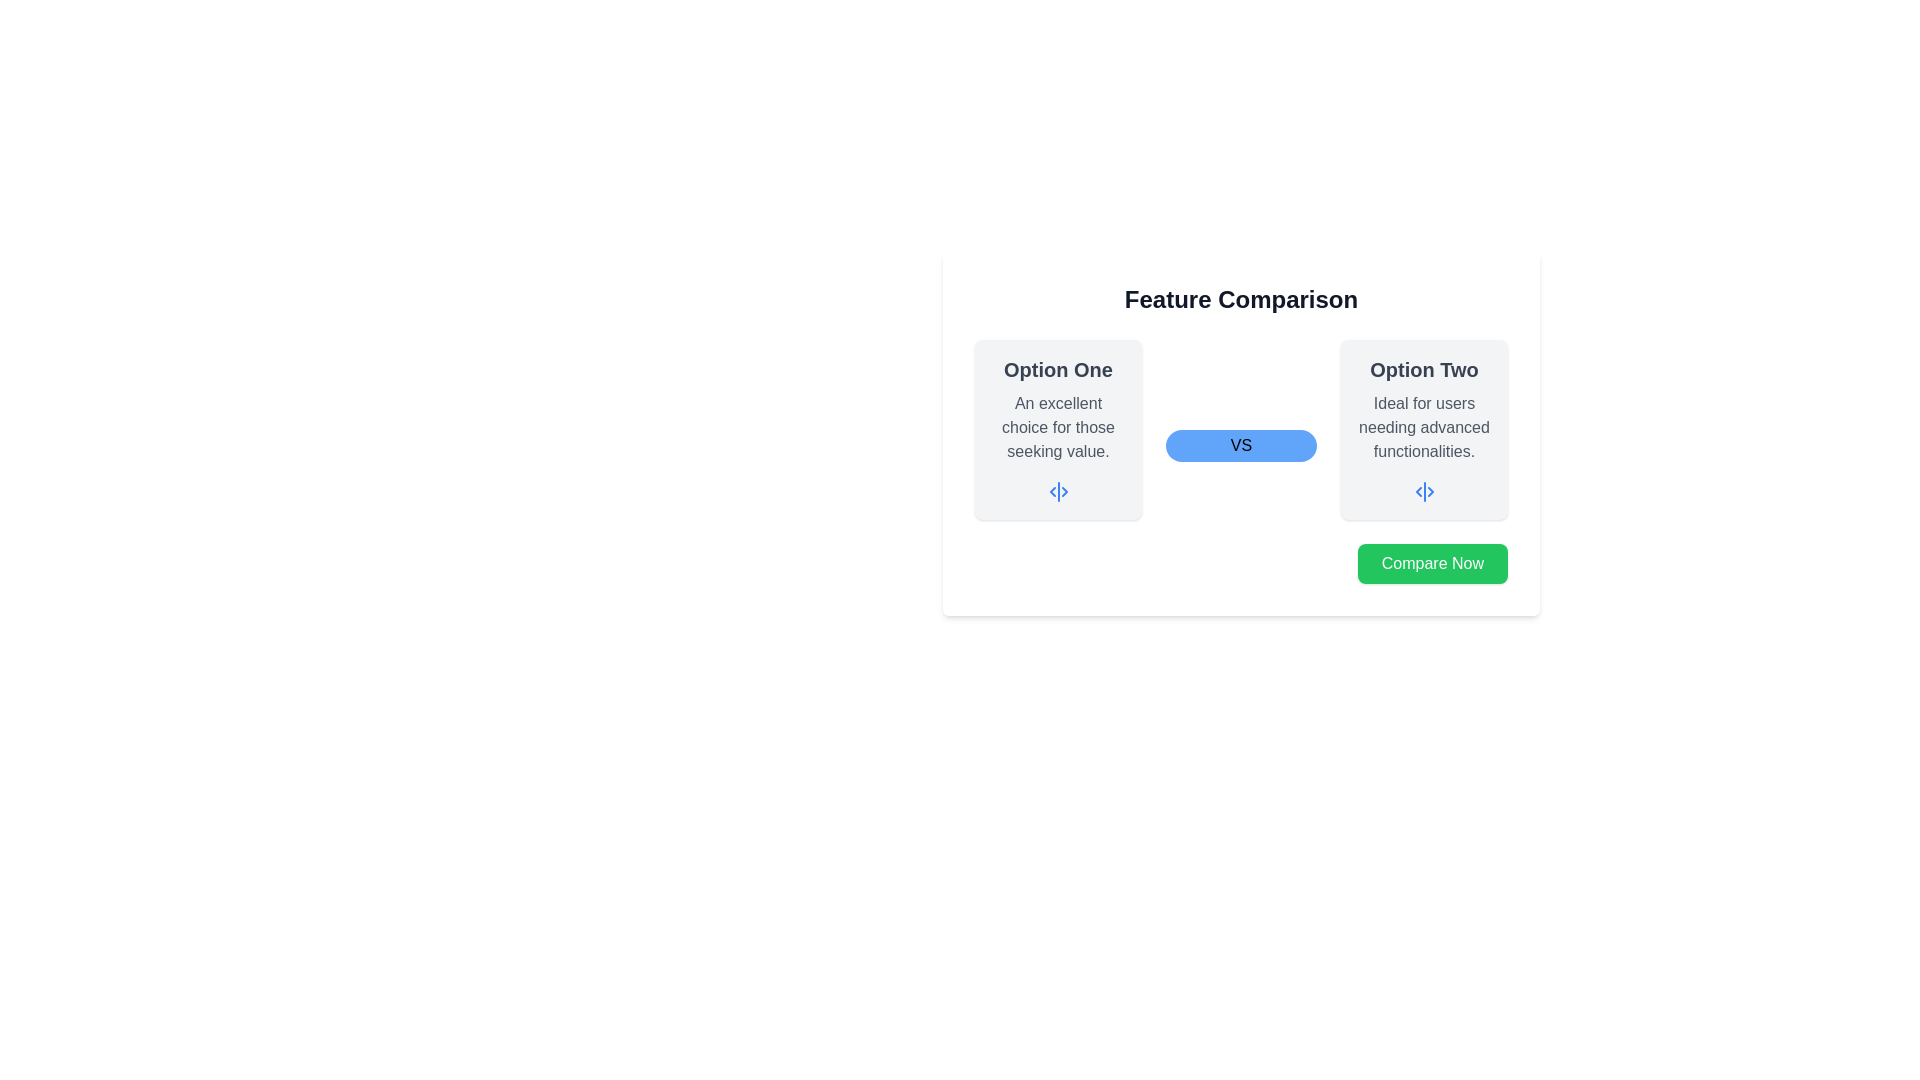 Image resolution: width=1920 pixels, height=1080 pixels. What do you see at coordinates (1423, 427) in the screenshot?
I see `the text block that says 'Ideal for users needing advanced functionalities.' located beneath the title 'Option Two' in the highlighted card layout` at bounding box center [1423, 427].